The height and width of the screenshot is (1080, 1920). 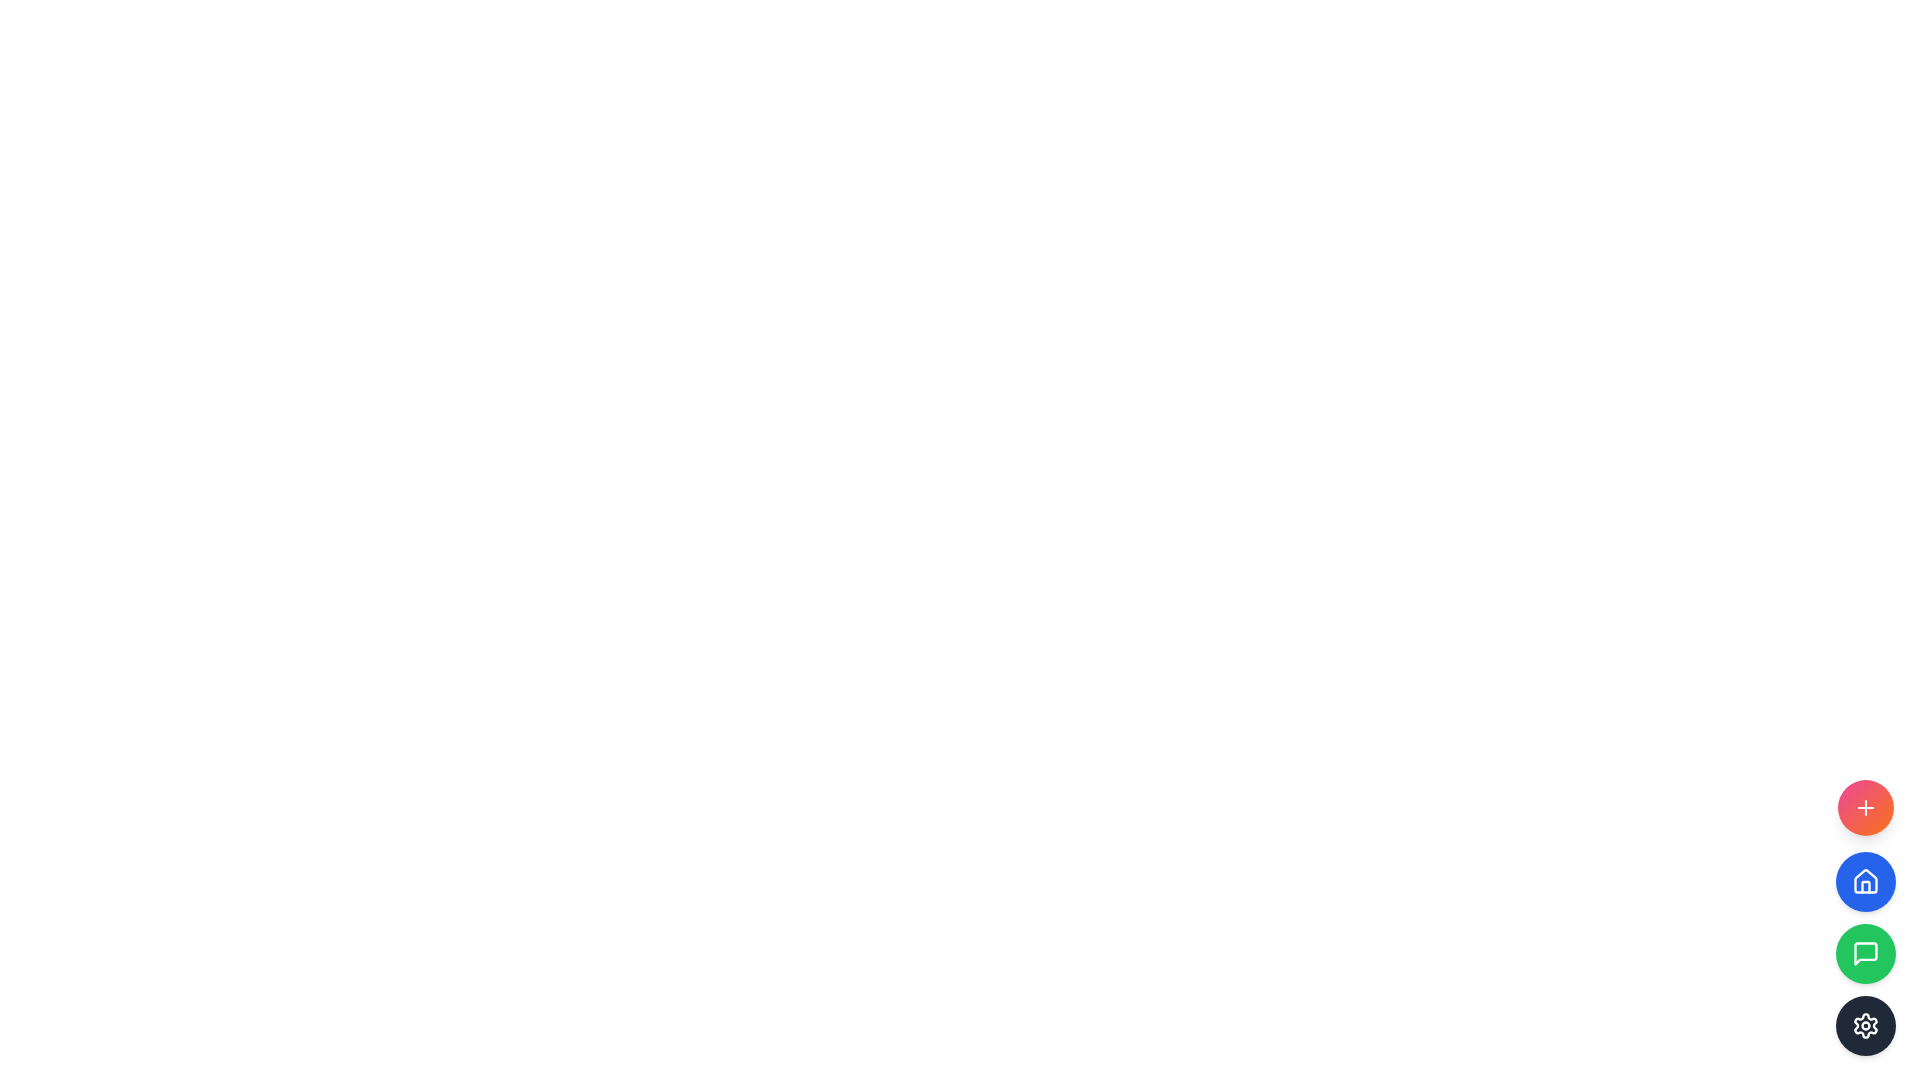 I want to click on the third button in the vertical series of buttons located in the bottom-right corner of the UI, so click(x=1865, y=918).